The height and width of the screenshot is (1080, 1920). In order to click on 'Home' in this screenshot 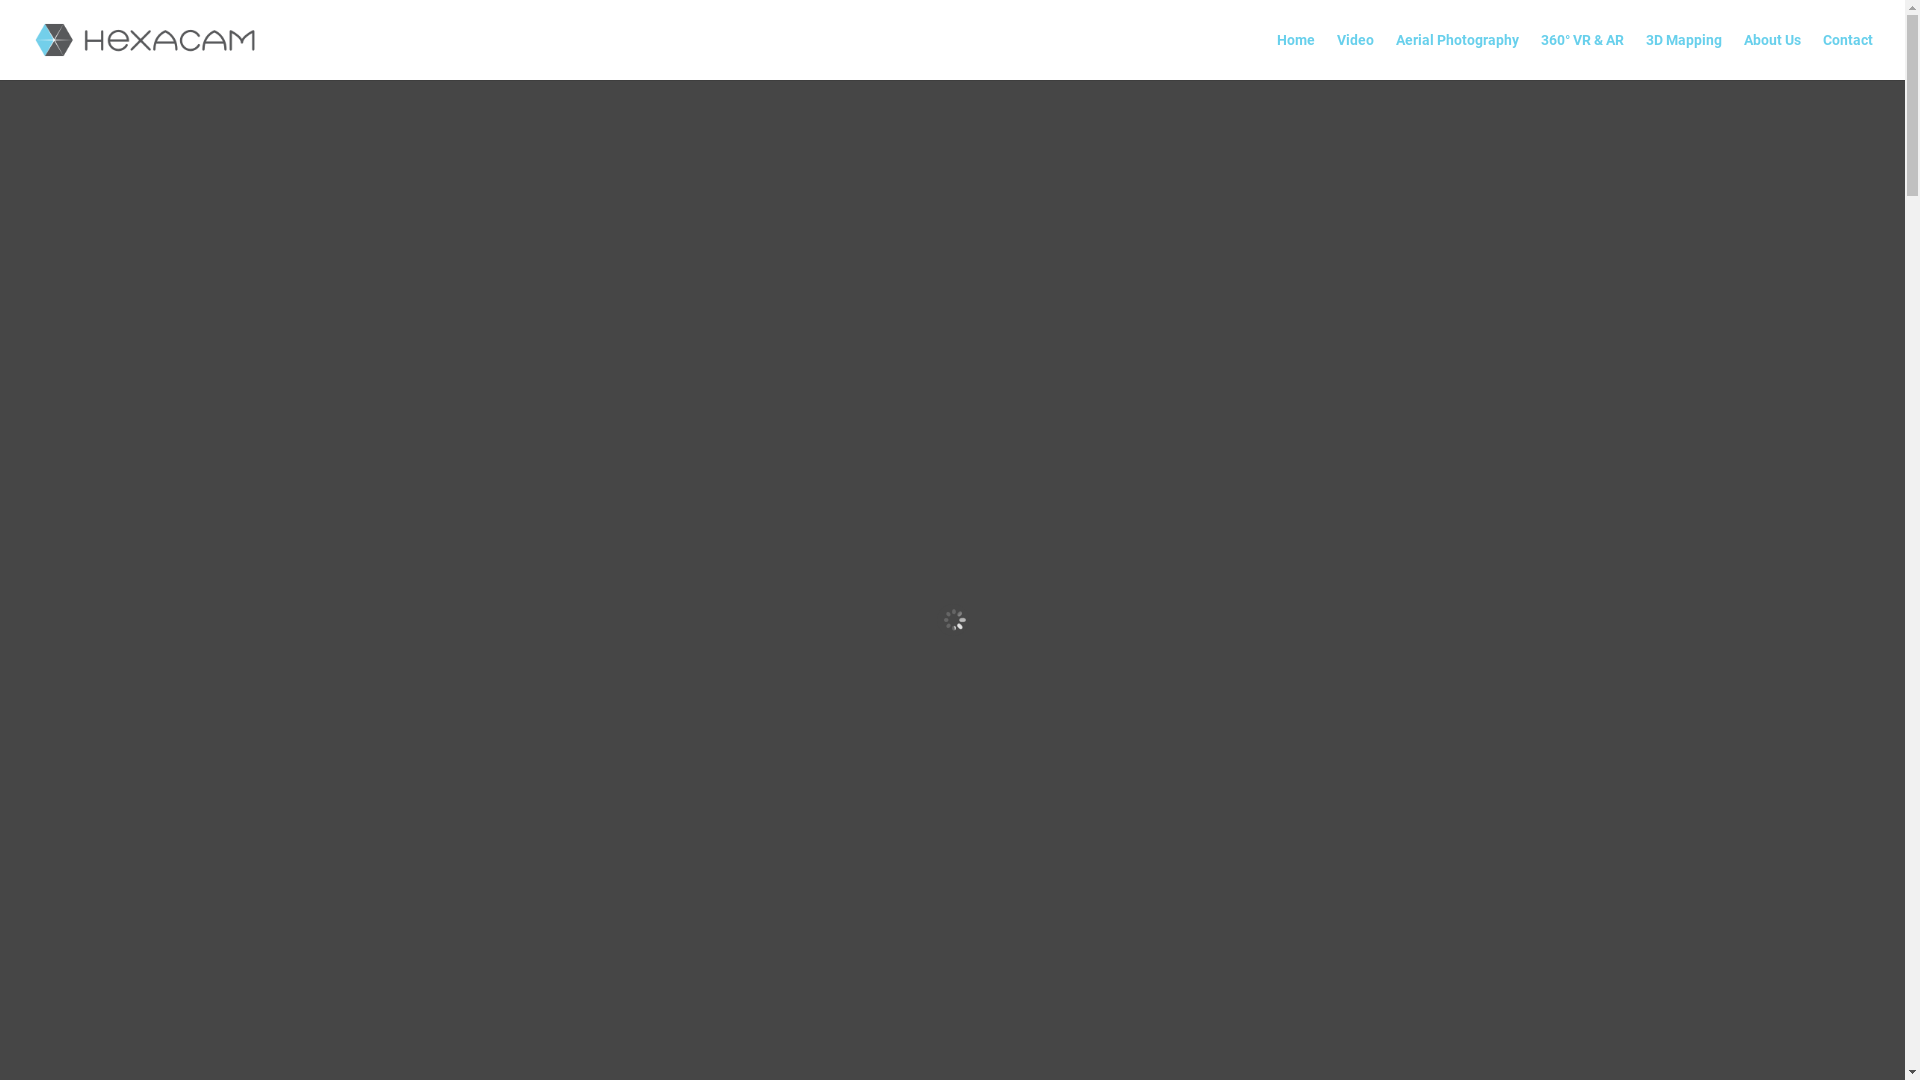, I will do `click(1275, 55)`.